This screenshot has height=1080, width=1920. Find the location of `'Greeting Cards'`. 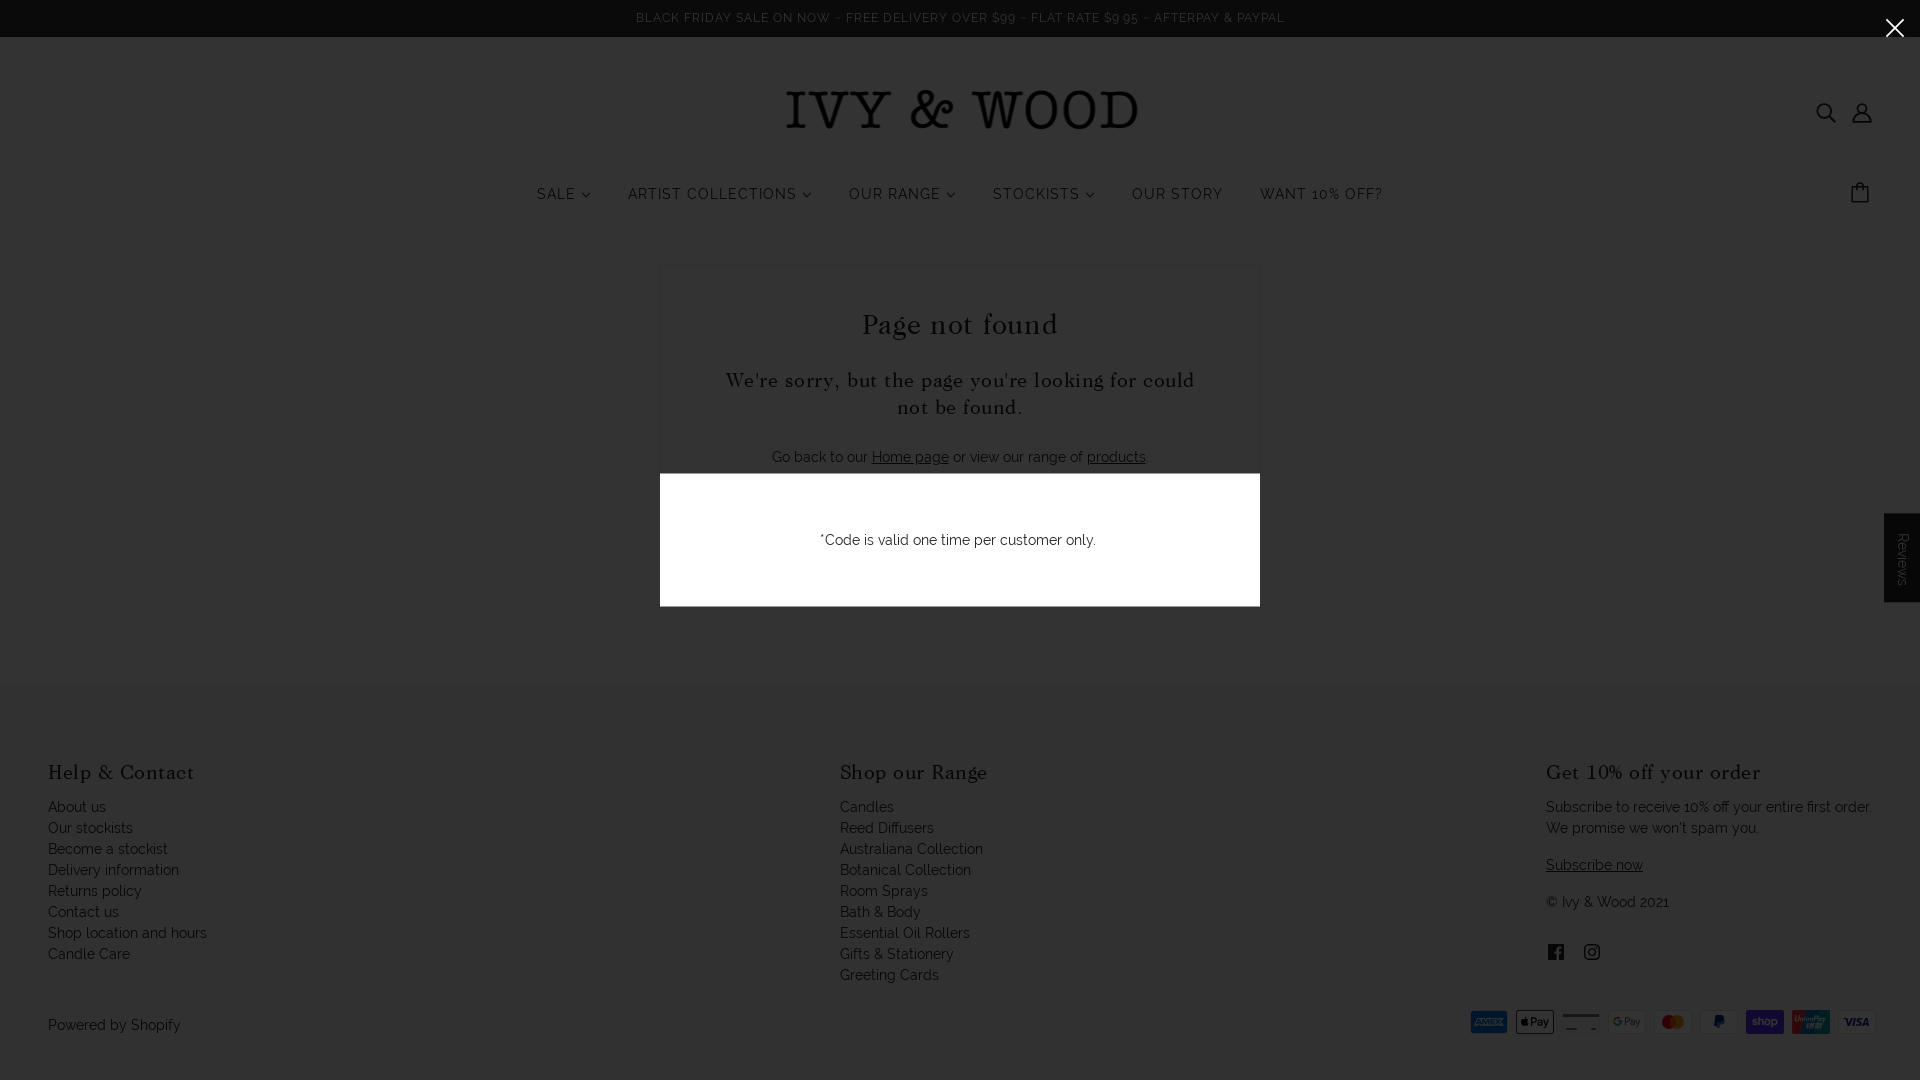

'Greeting Cards' is located at coordinates (888, 973).